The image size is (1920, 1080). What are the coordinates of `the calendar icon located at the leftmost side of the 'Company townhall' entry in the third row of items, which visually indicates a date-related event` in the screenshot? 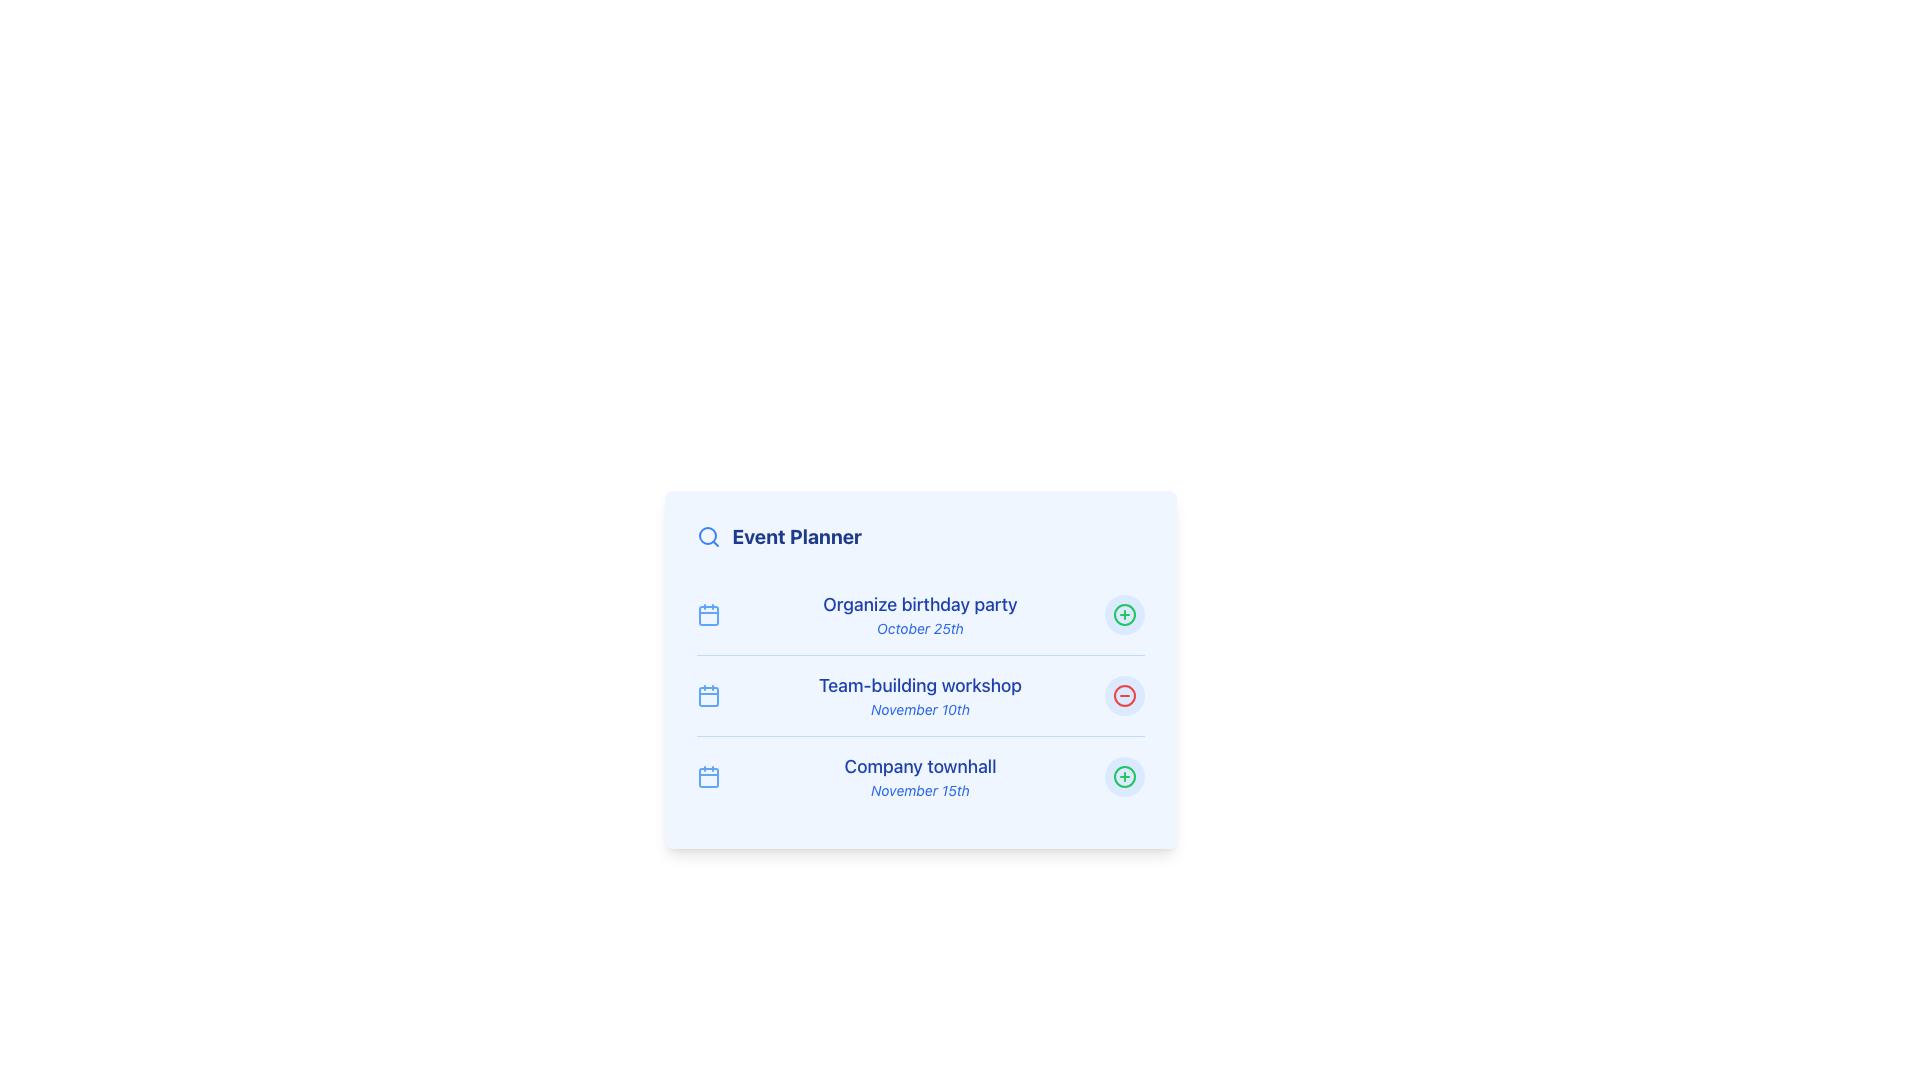 It's located at (708, 775).